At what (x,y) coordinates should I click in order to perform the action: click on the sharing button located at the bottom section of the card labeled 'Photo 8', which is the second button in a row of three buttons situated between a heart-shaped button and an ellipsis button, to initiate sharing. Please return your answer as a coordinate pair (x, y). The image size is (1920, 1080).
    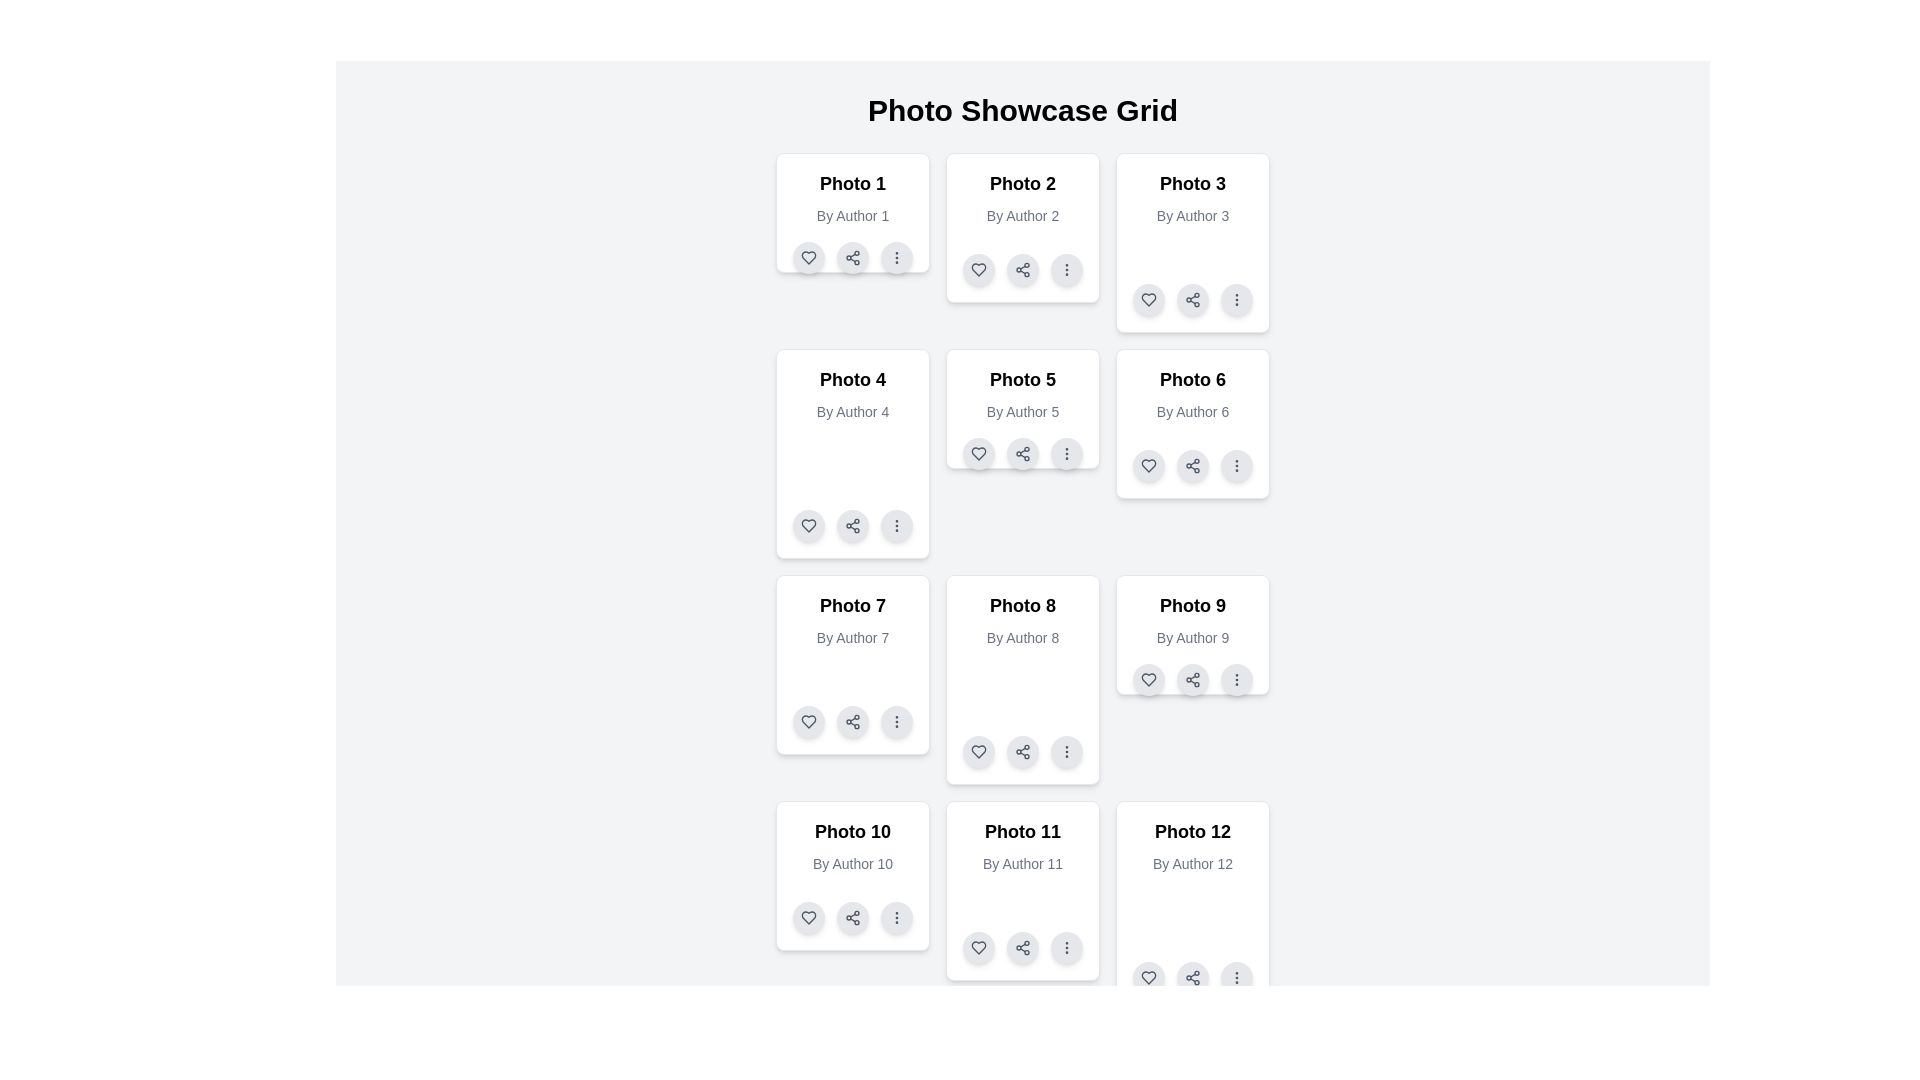
    Looking at the image, I should click on (1022, 752).